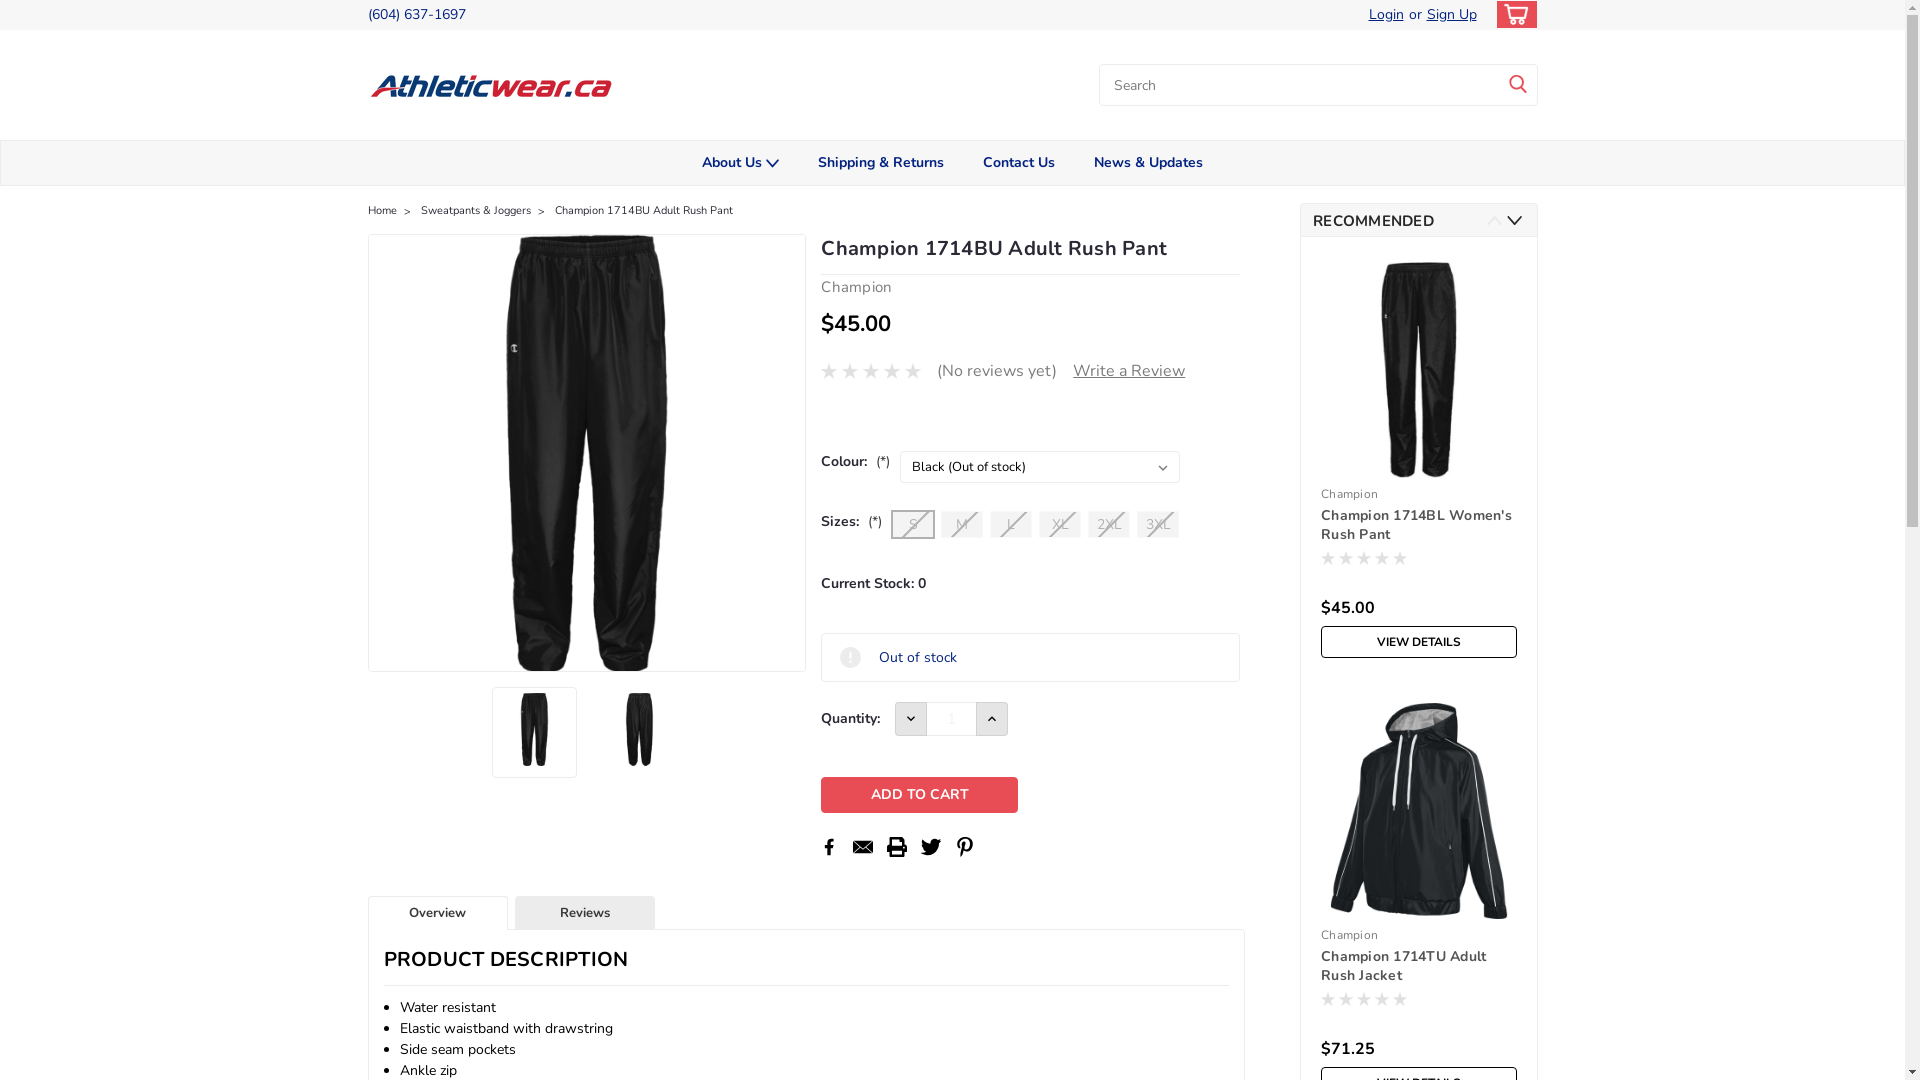  Describe the element at coordinates (992, 717) in the screenshot. I see `'INCREASE QUANTITY:'` at that location.